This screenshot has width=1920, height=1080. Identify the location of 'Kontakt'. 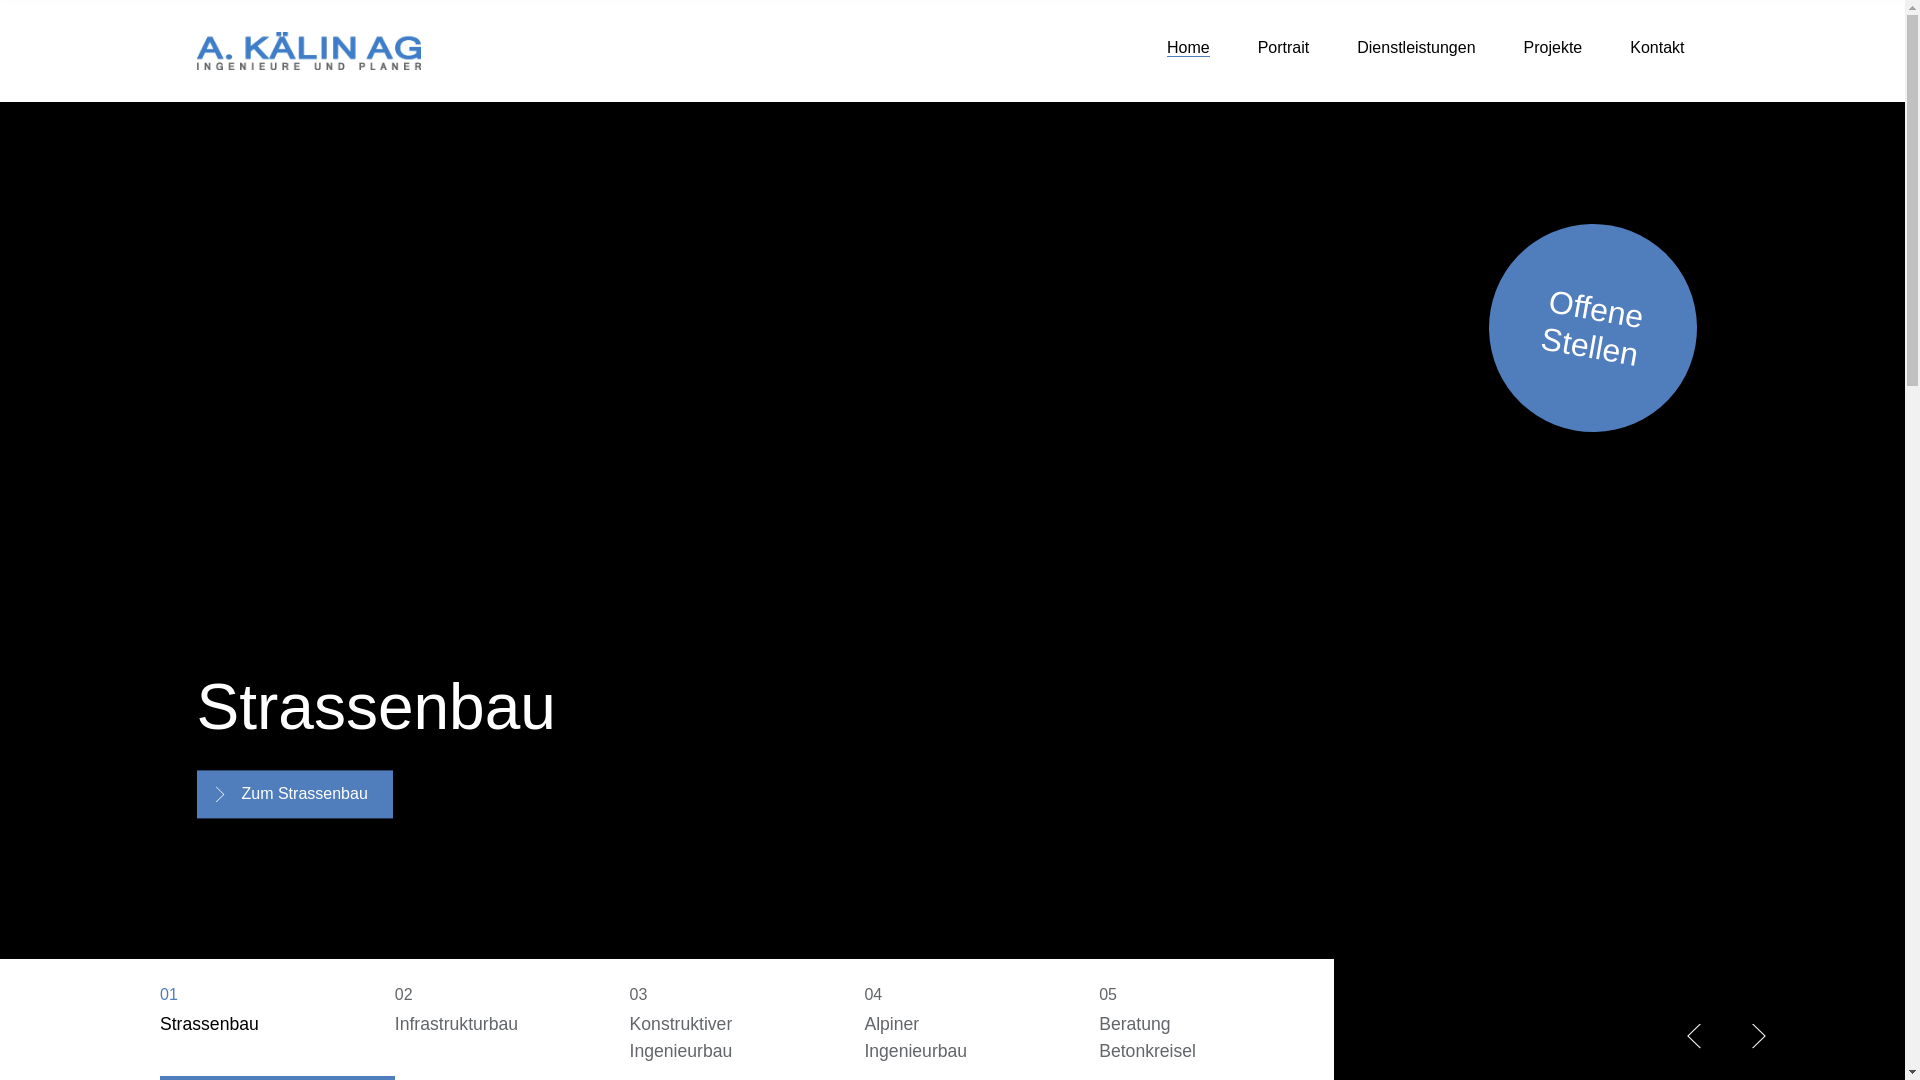
(1656, 46).